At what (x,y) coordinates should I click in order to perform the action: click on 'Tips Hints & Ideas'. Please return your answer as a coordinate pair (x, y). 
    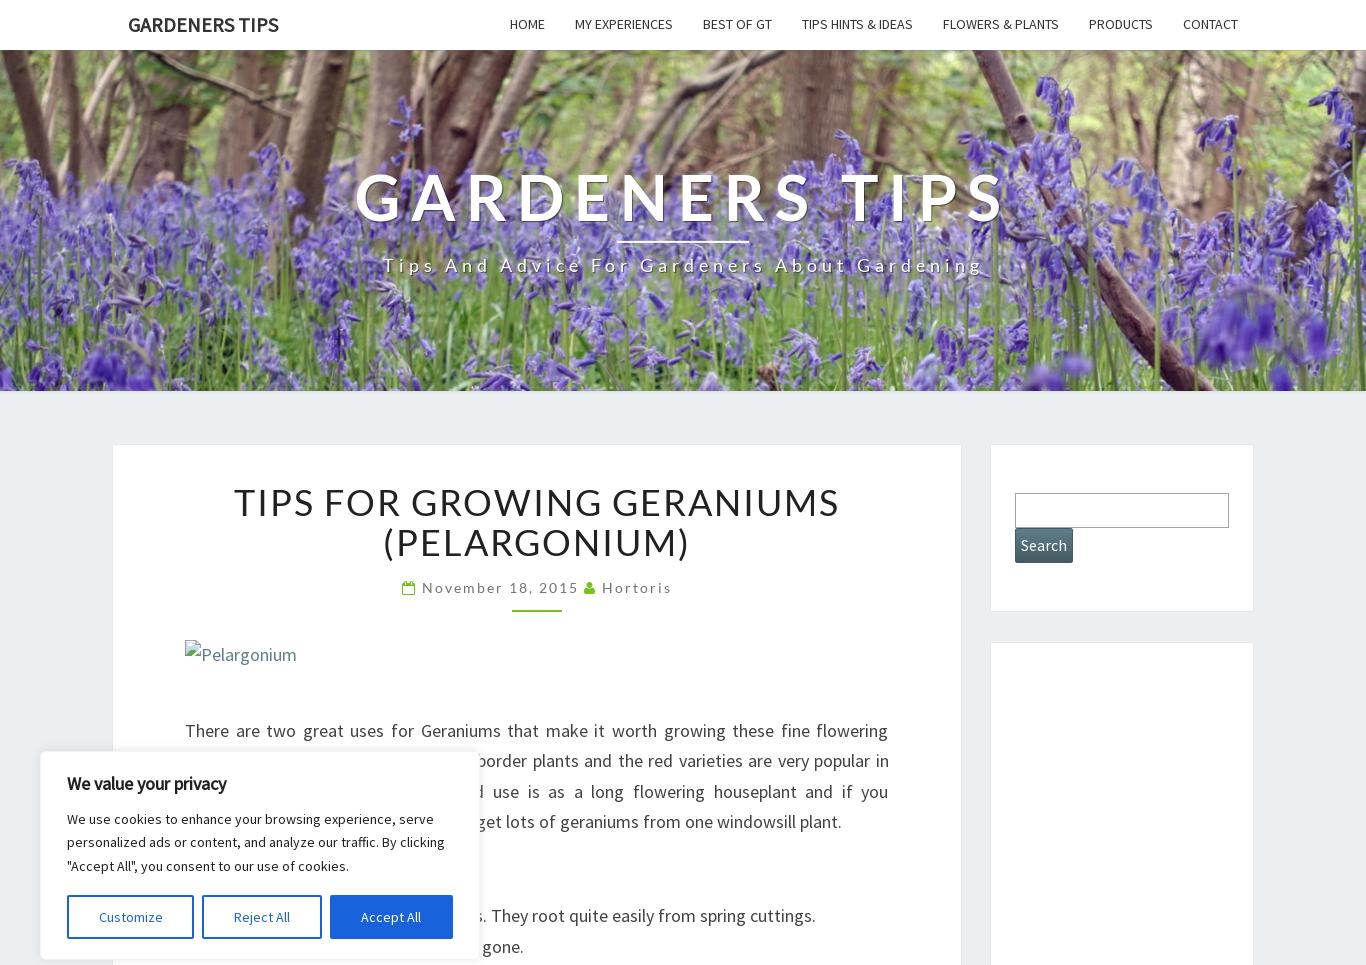
    Looking at the image, I should click on (800, 23).